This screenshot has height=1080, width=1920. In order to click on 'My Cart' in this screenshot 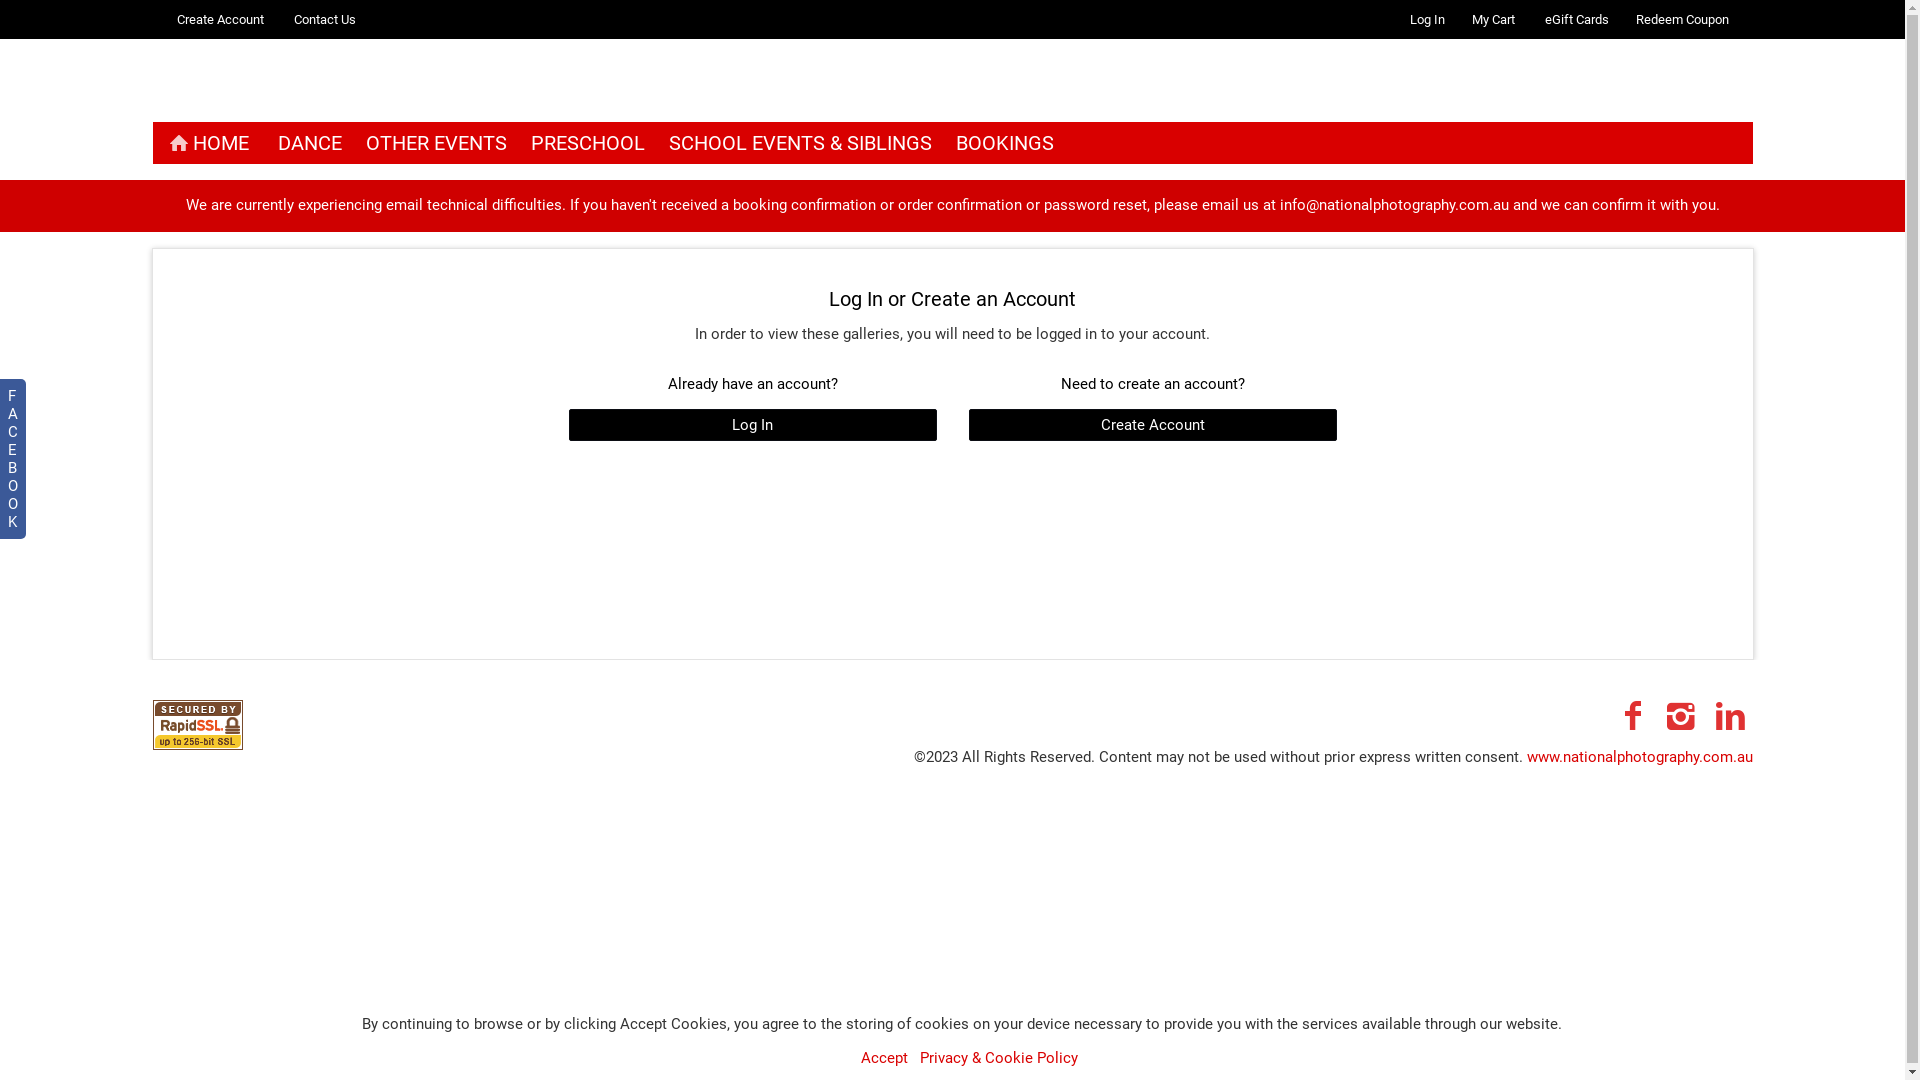, I will do `click(1494, 19)`.